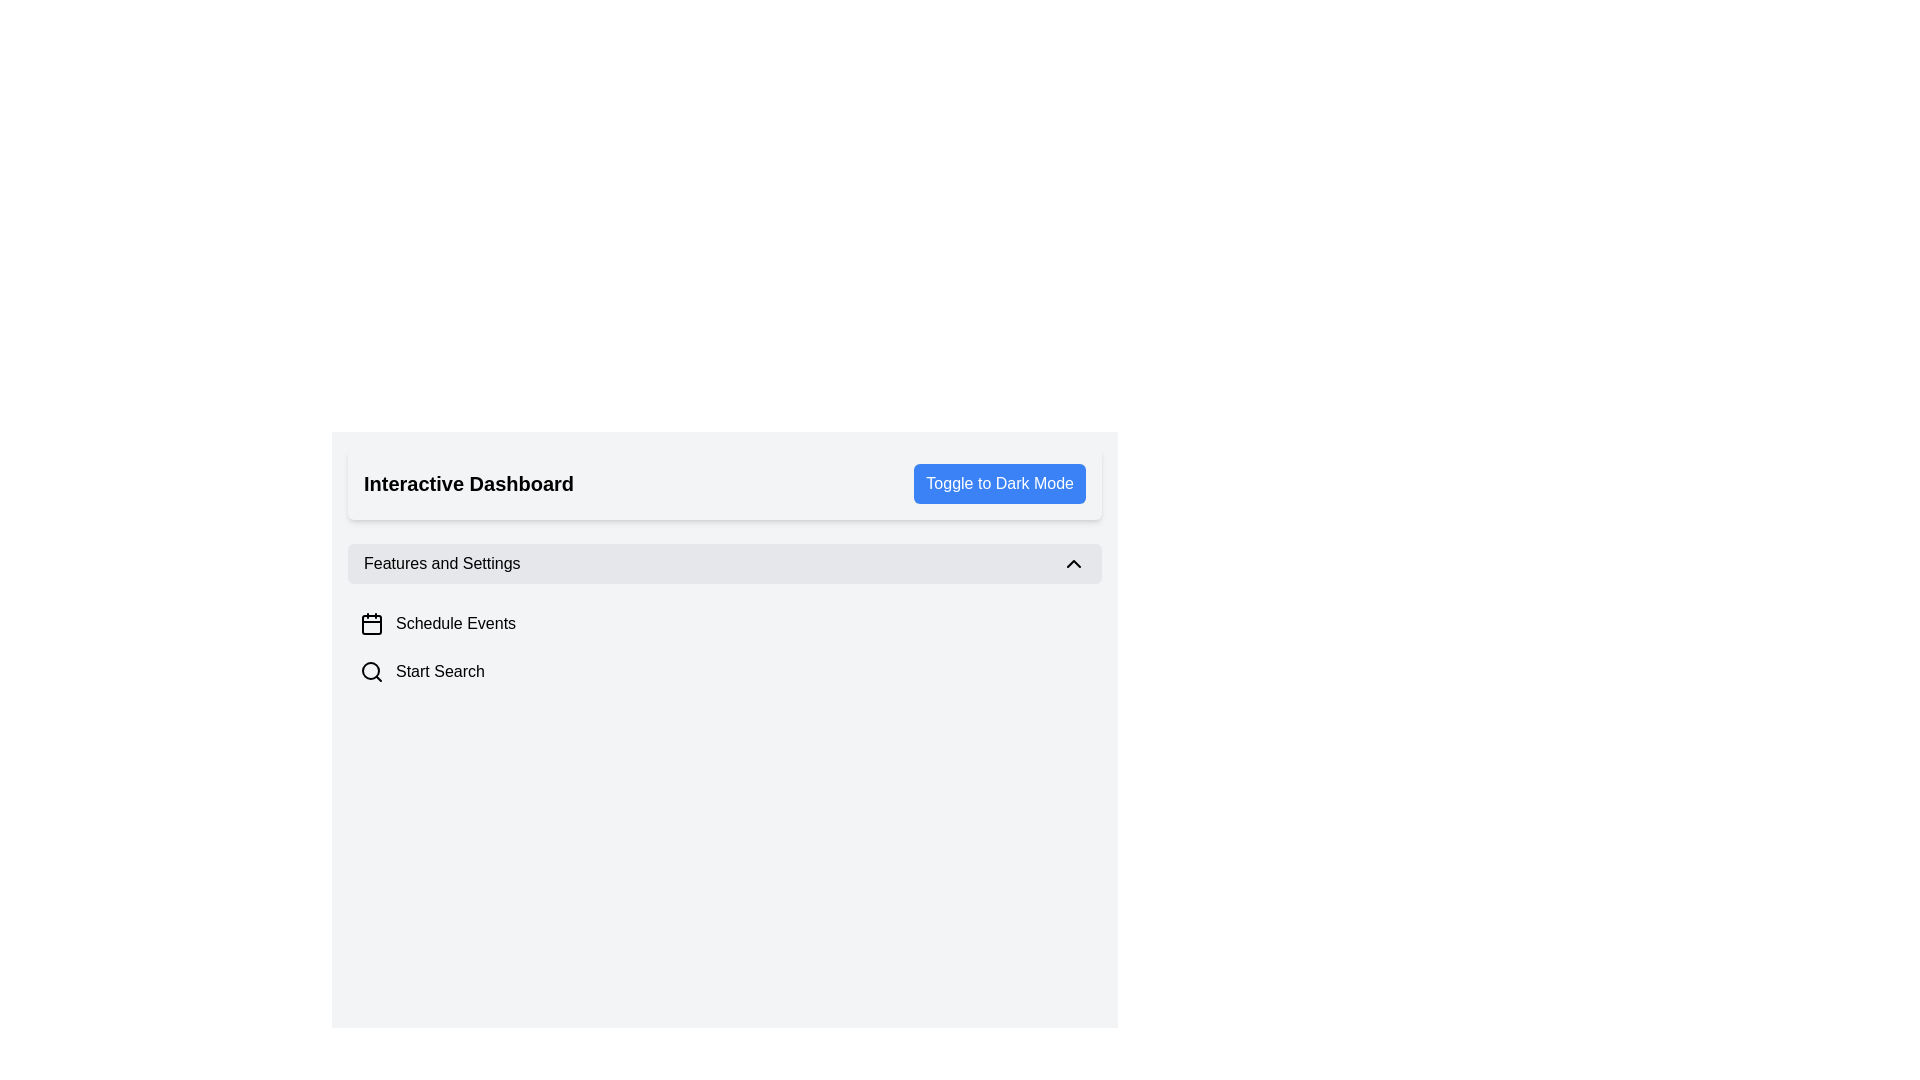 Image resolution: width=1920 pixels, height=1080 pixels. I want to click on the 'Schedule Events' option in the composite menu located below the title 'Features and Settings', so click(723, 619).